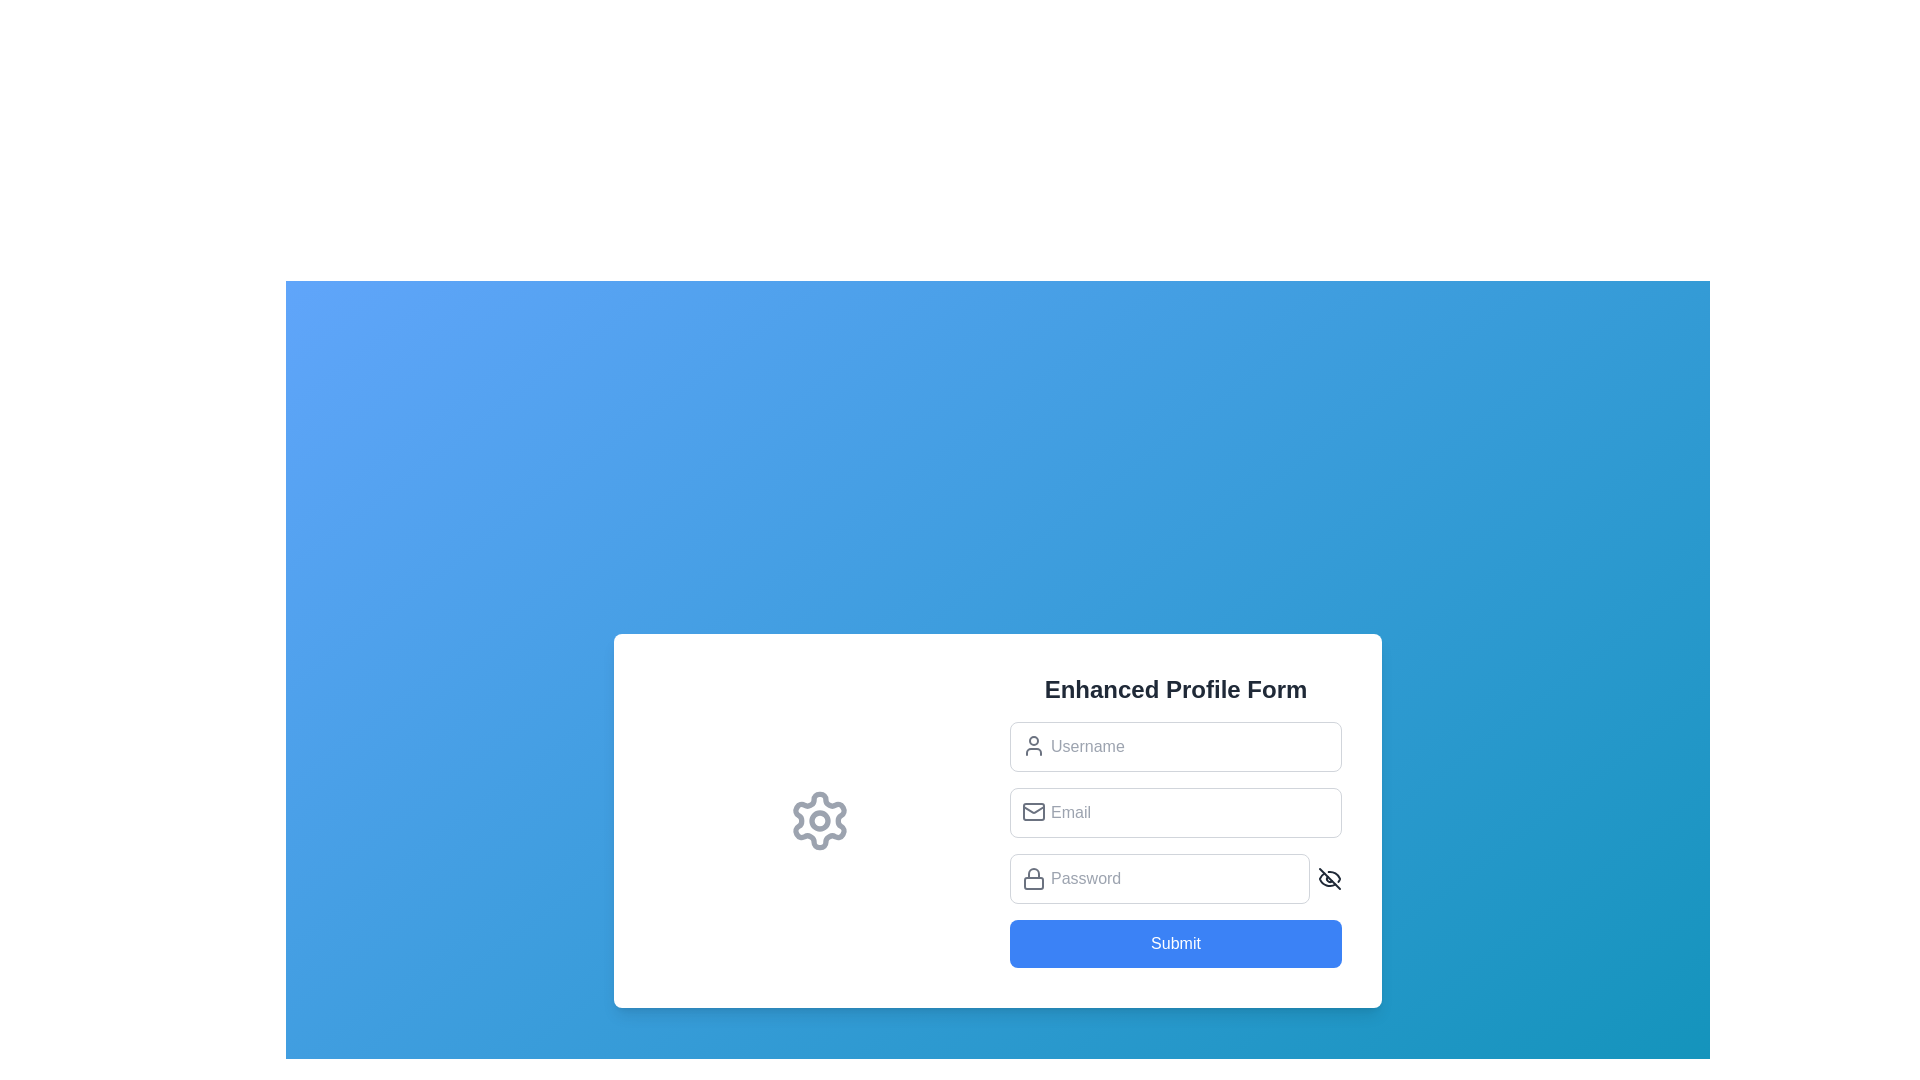 The width and height of the screenshot is (1920, 1080). What do you see at coordinates (1176, 878) in the screenshot?
I see `the password input field located below the 'Email' input field and above the 'Submit' button to focus on it` at bounding box center [1176, 878].